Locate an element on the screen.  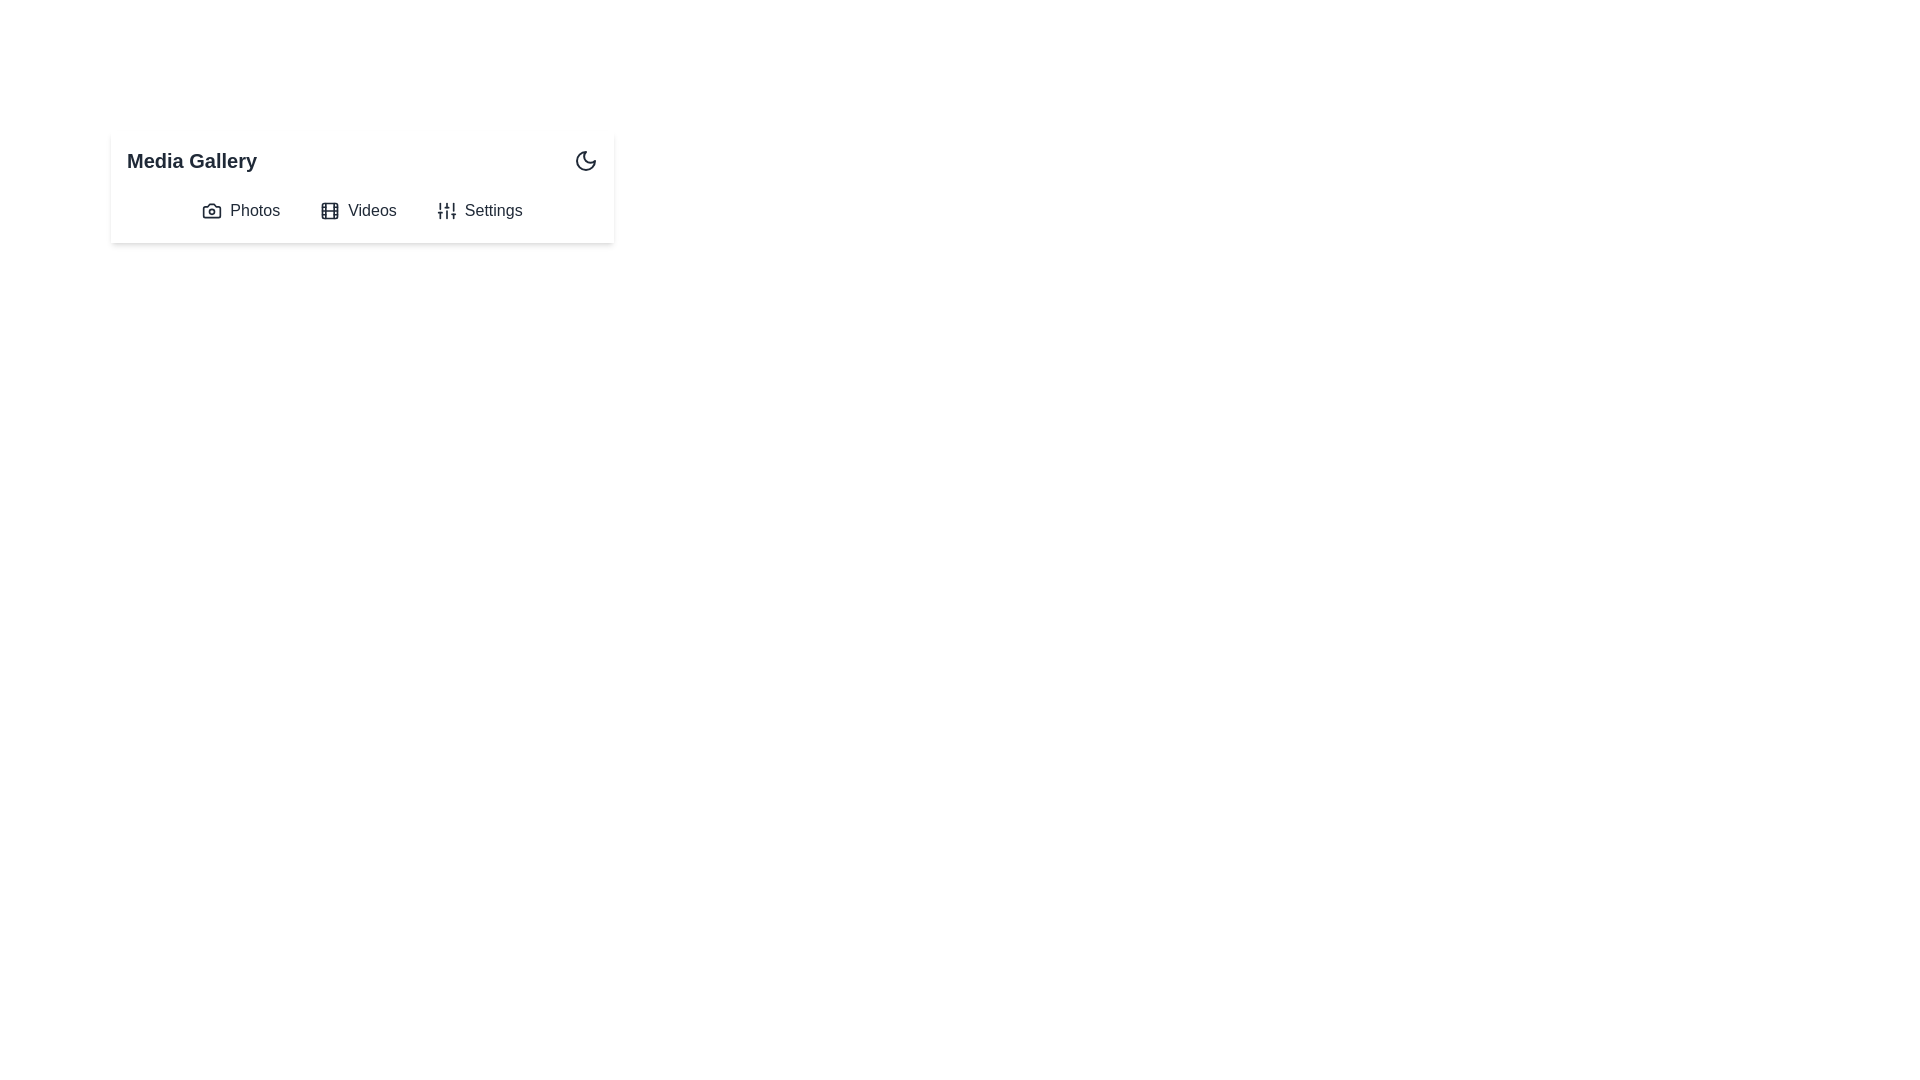
moon/sun icon to toggle the dark mode theme is located at coordinates (584, 160).